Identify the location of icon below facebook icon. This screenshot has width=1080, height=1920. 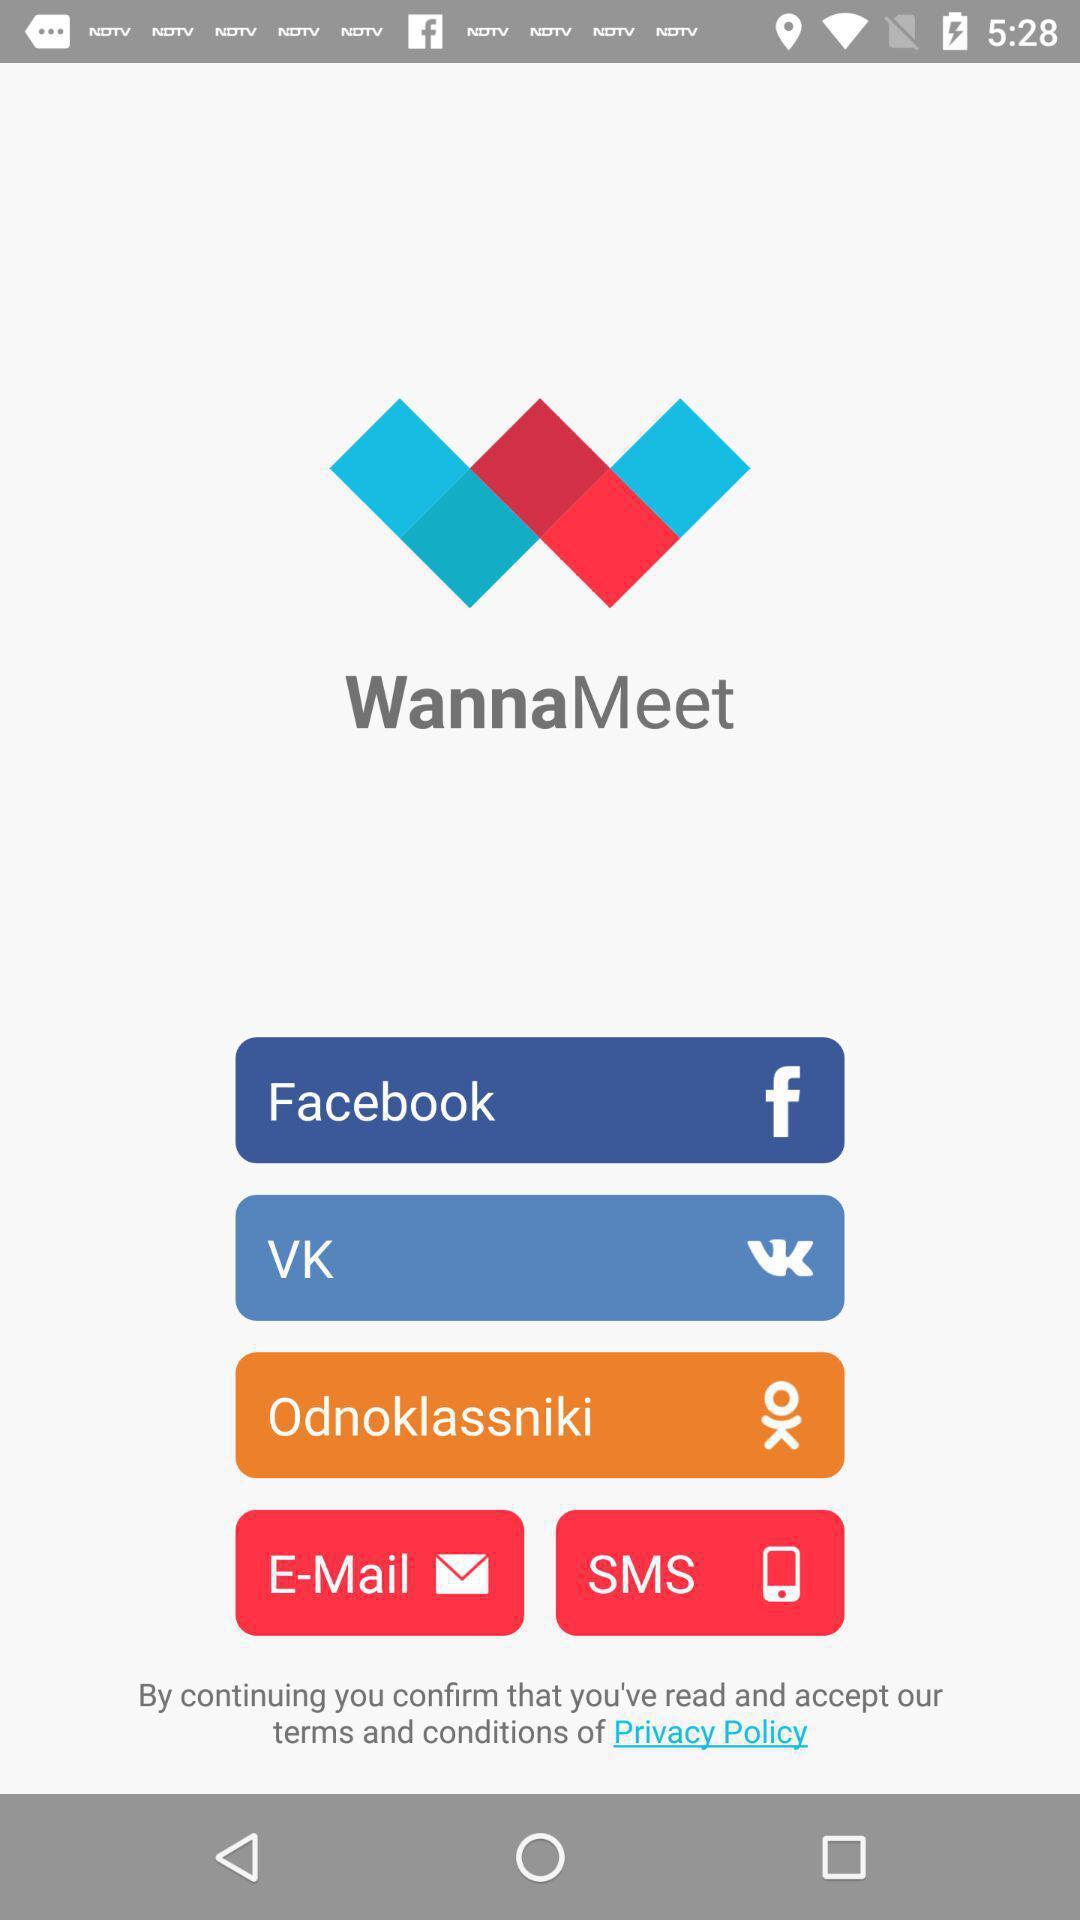
(540, 1256).